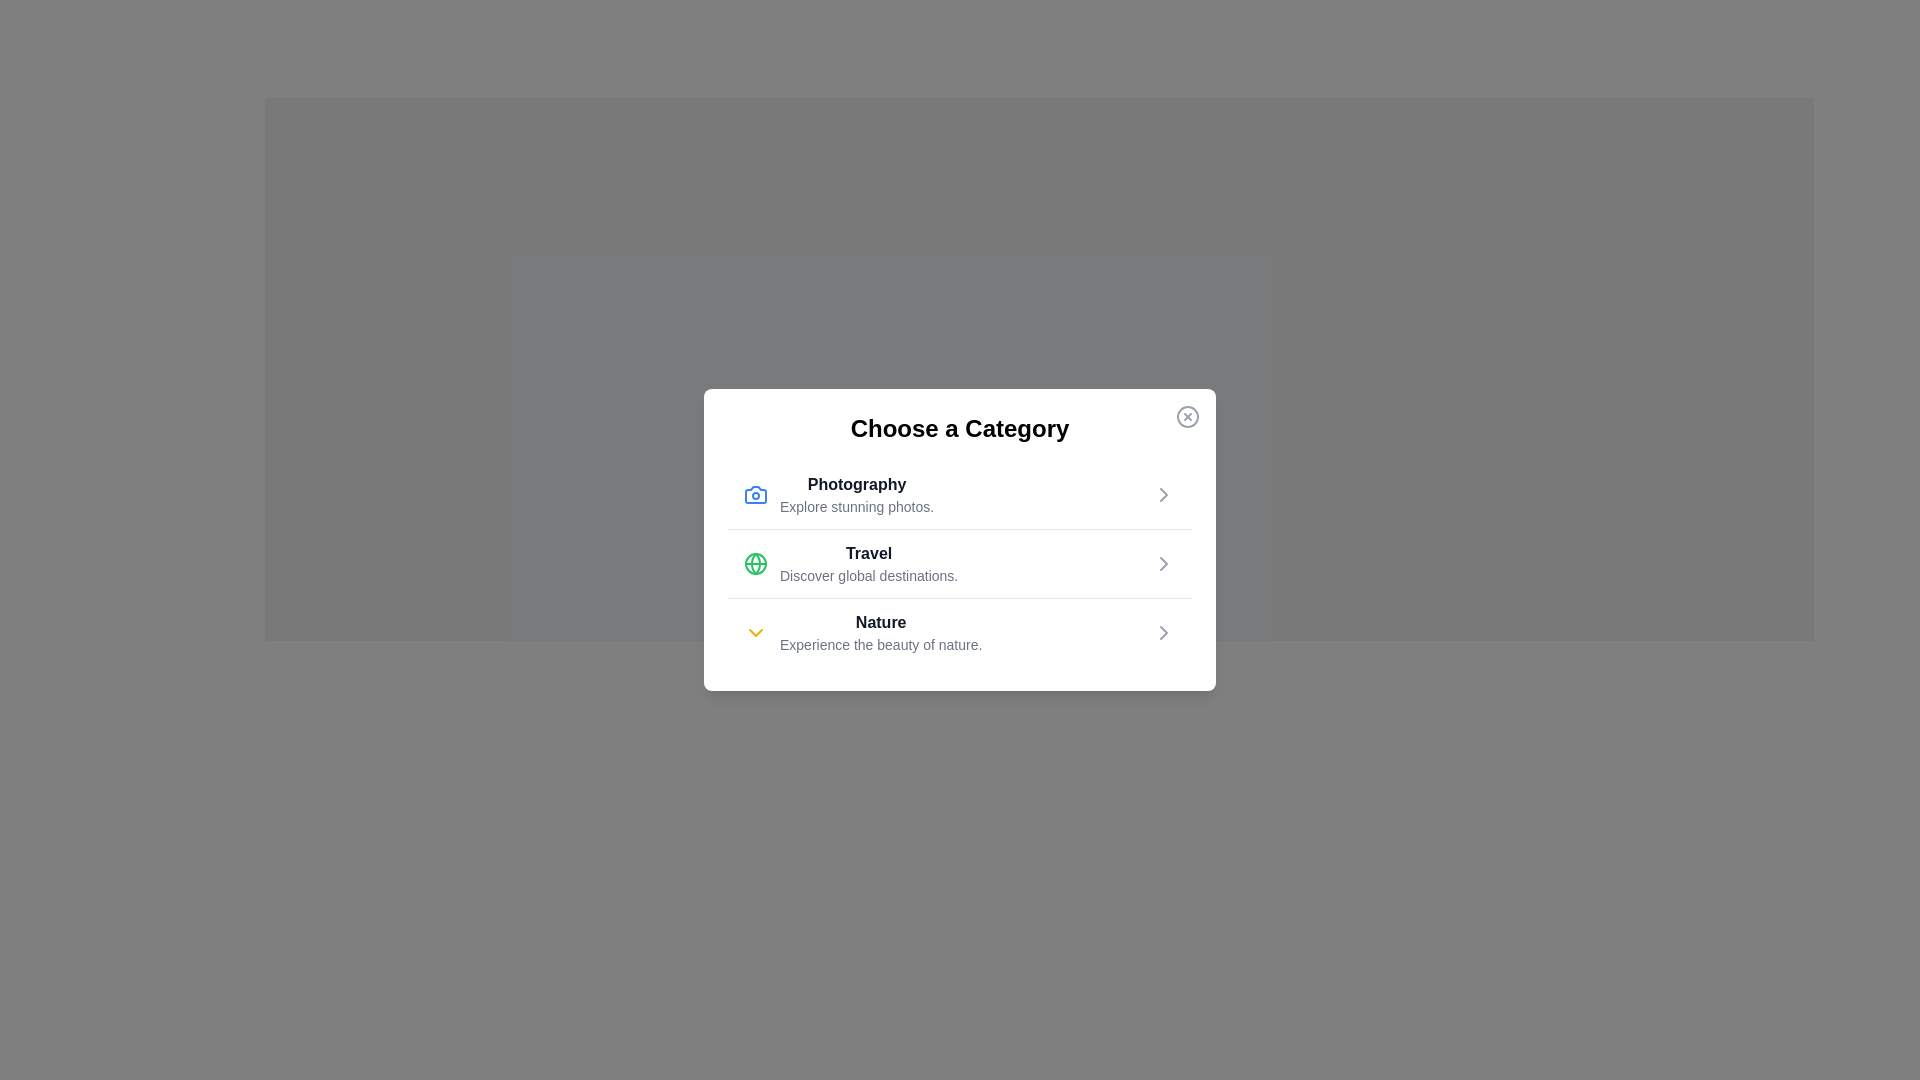  I want to click on header text displaying 'Choose a Category', which is prominently styled in bold and large font above the selectable options in the modal, so click(960, 427).